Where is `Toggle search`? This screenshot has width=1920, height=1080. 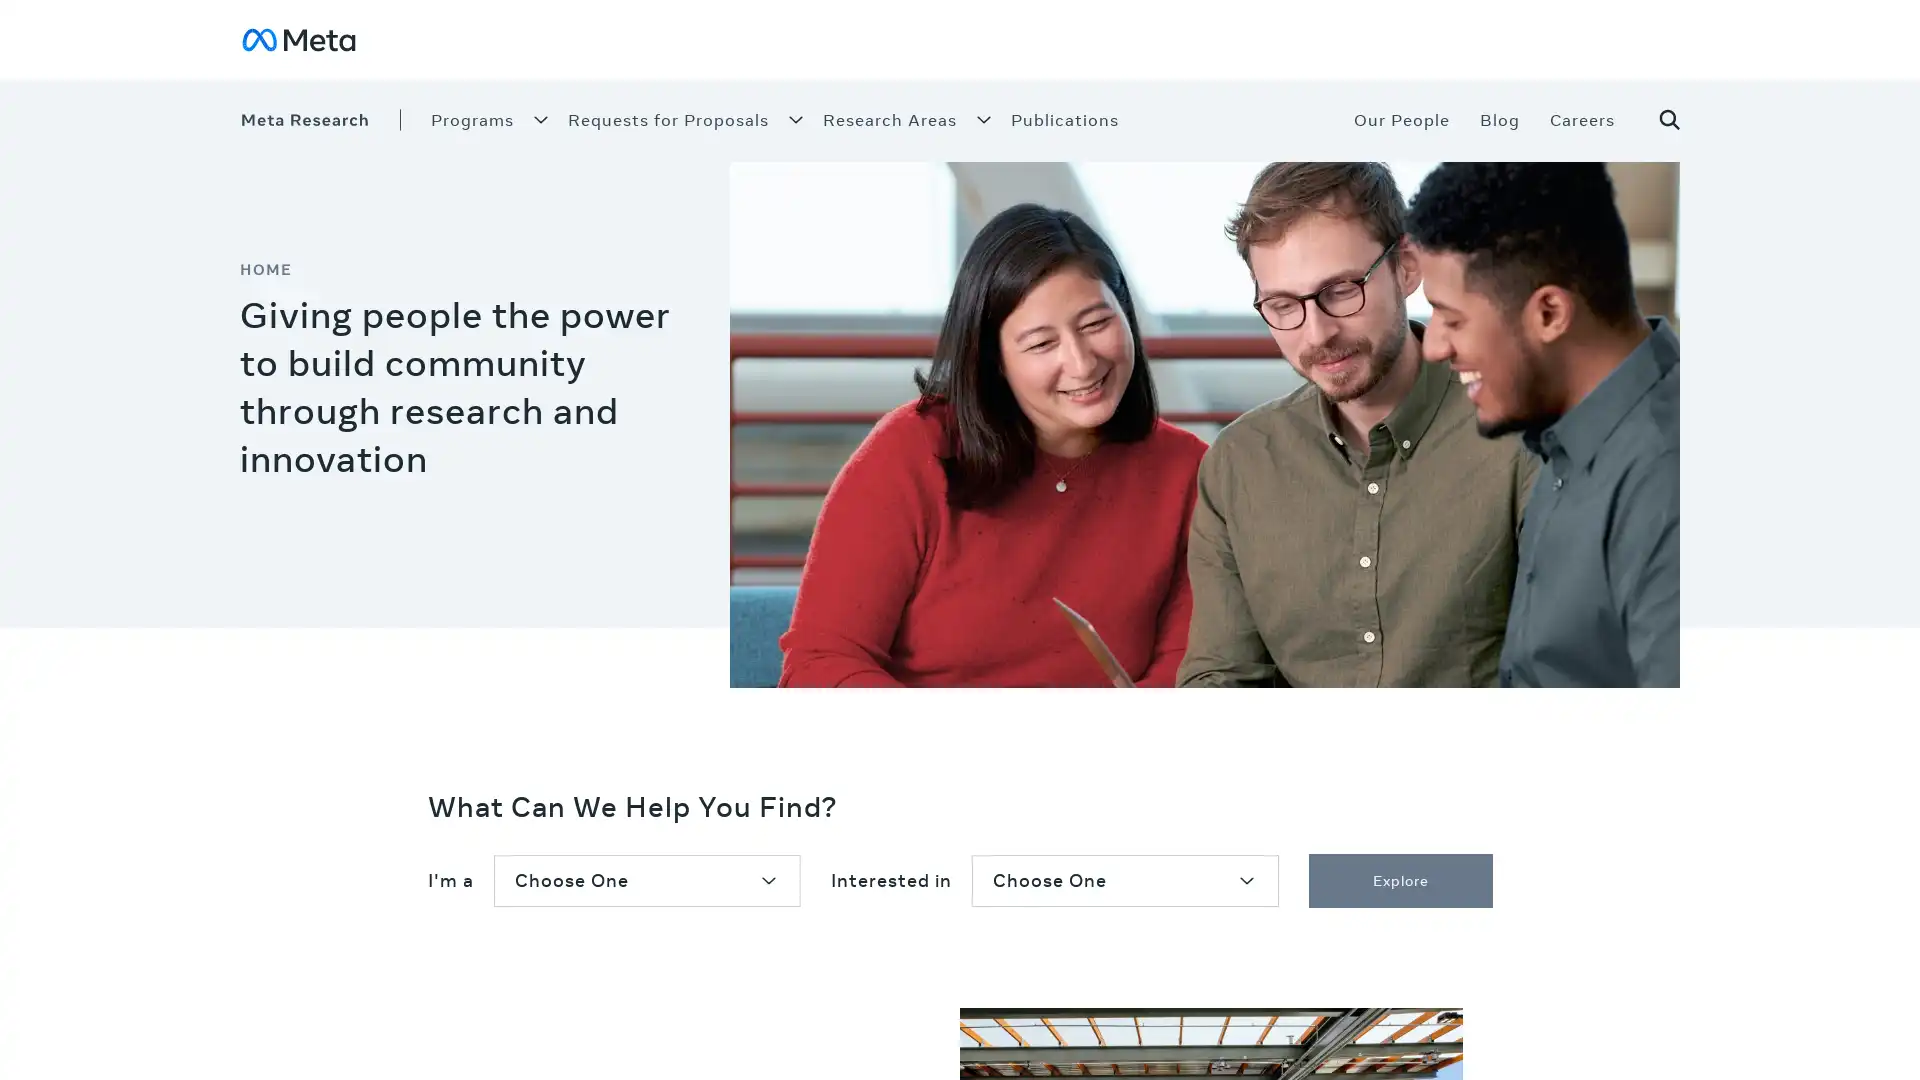
Toggle search is located at coordinates (1655, 119).